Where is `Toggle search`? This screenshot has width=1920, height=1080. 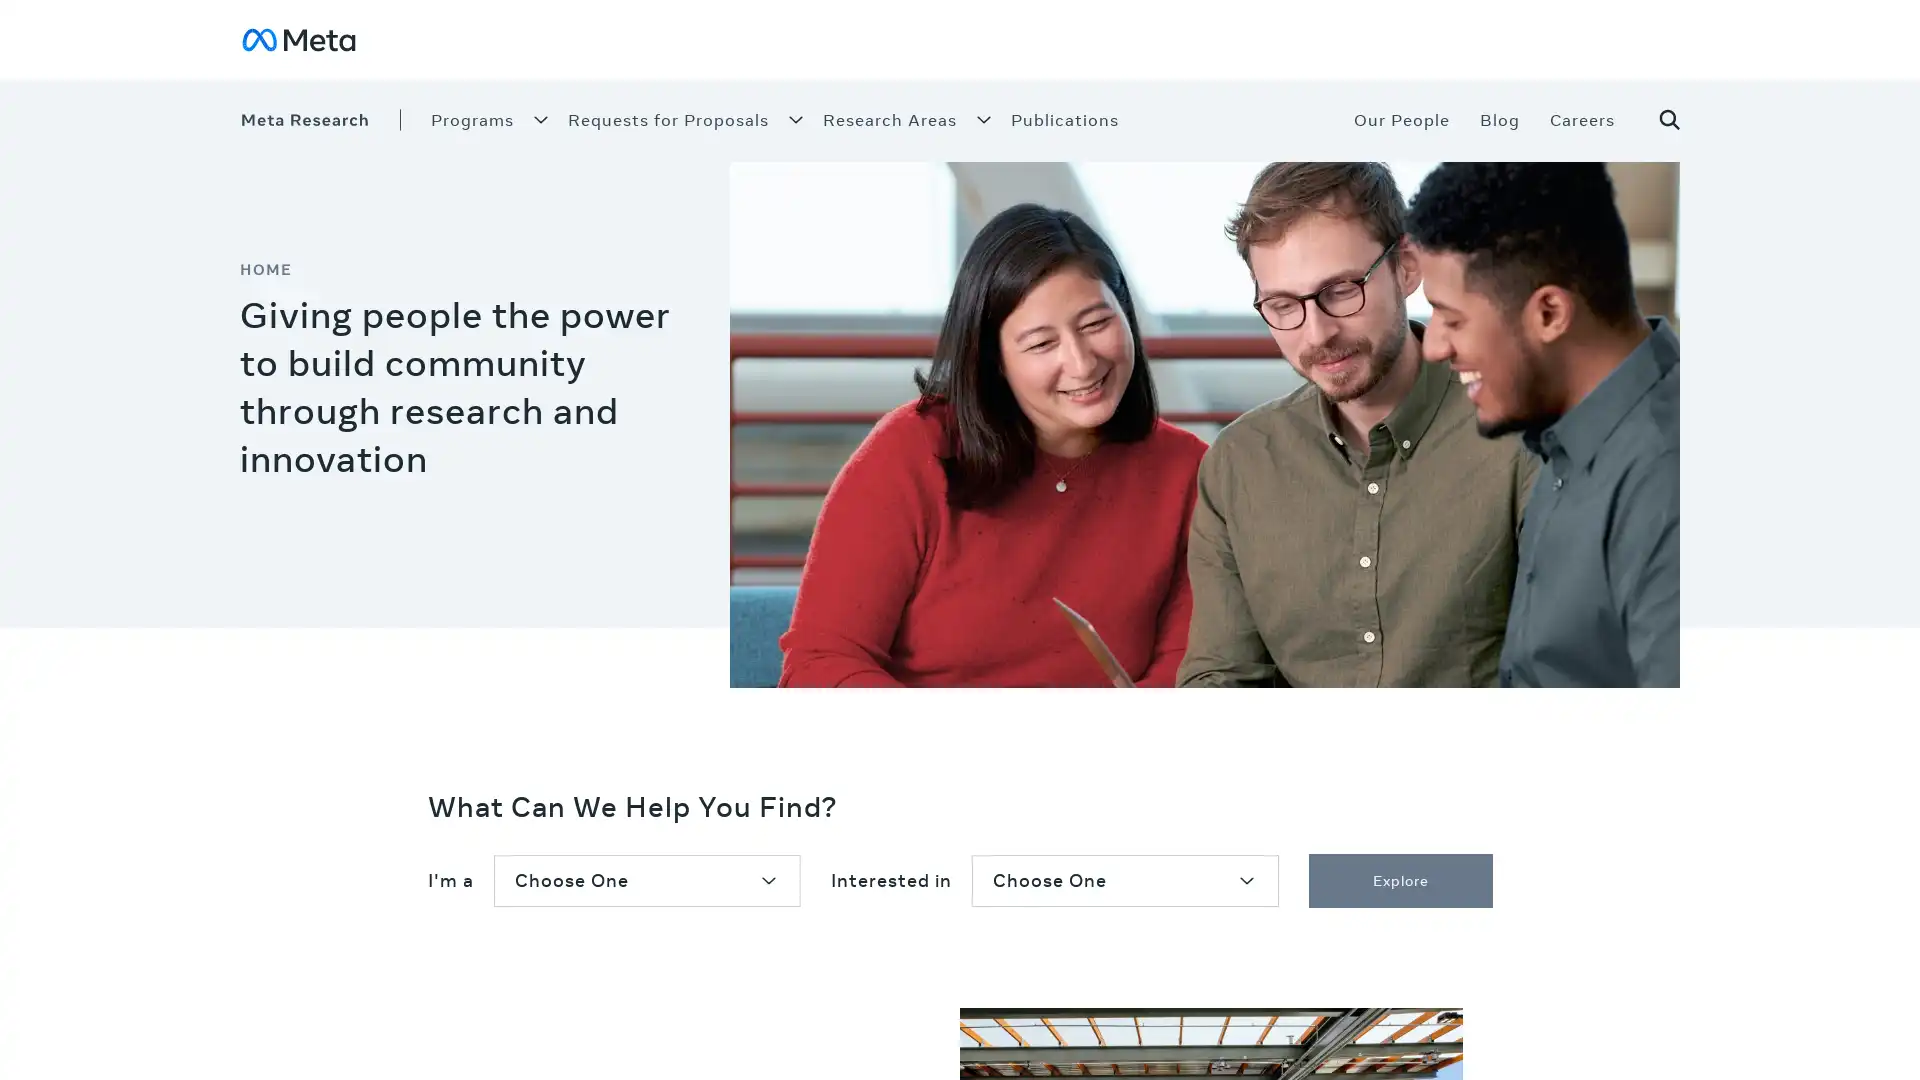
Toggle search is located at coordinates (1655, 119).